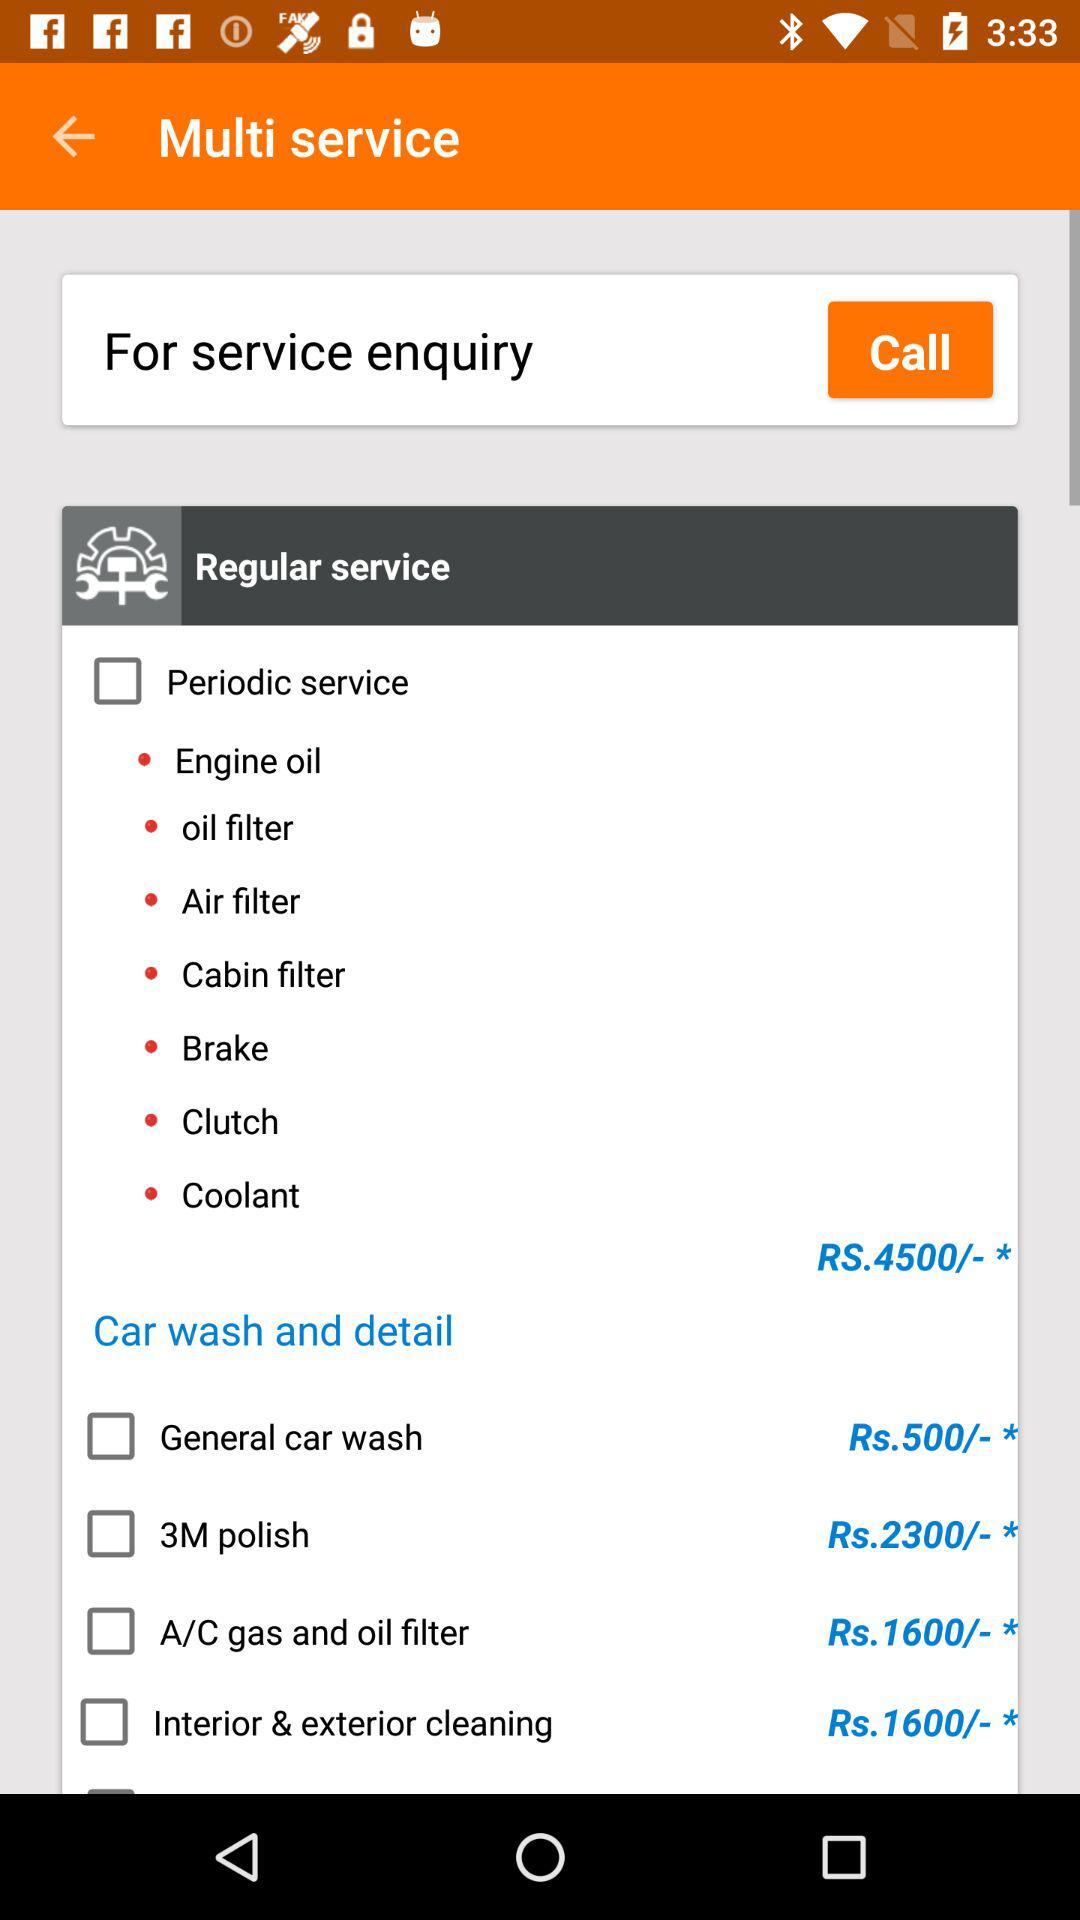  What do you see at coordinates (540, 1721) in the screenshot?
I see `icon above the teflon coating item` at bounding box center [540, 1721].